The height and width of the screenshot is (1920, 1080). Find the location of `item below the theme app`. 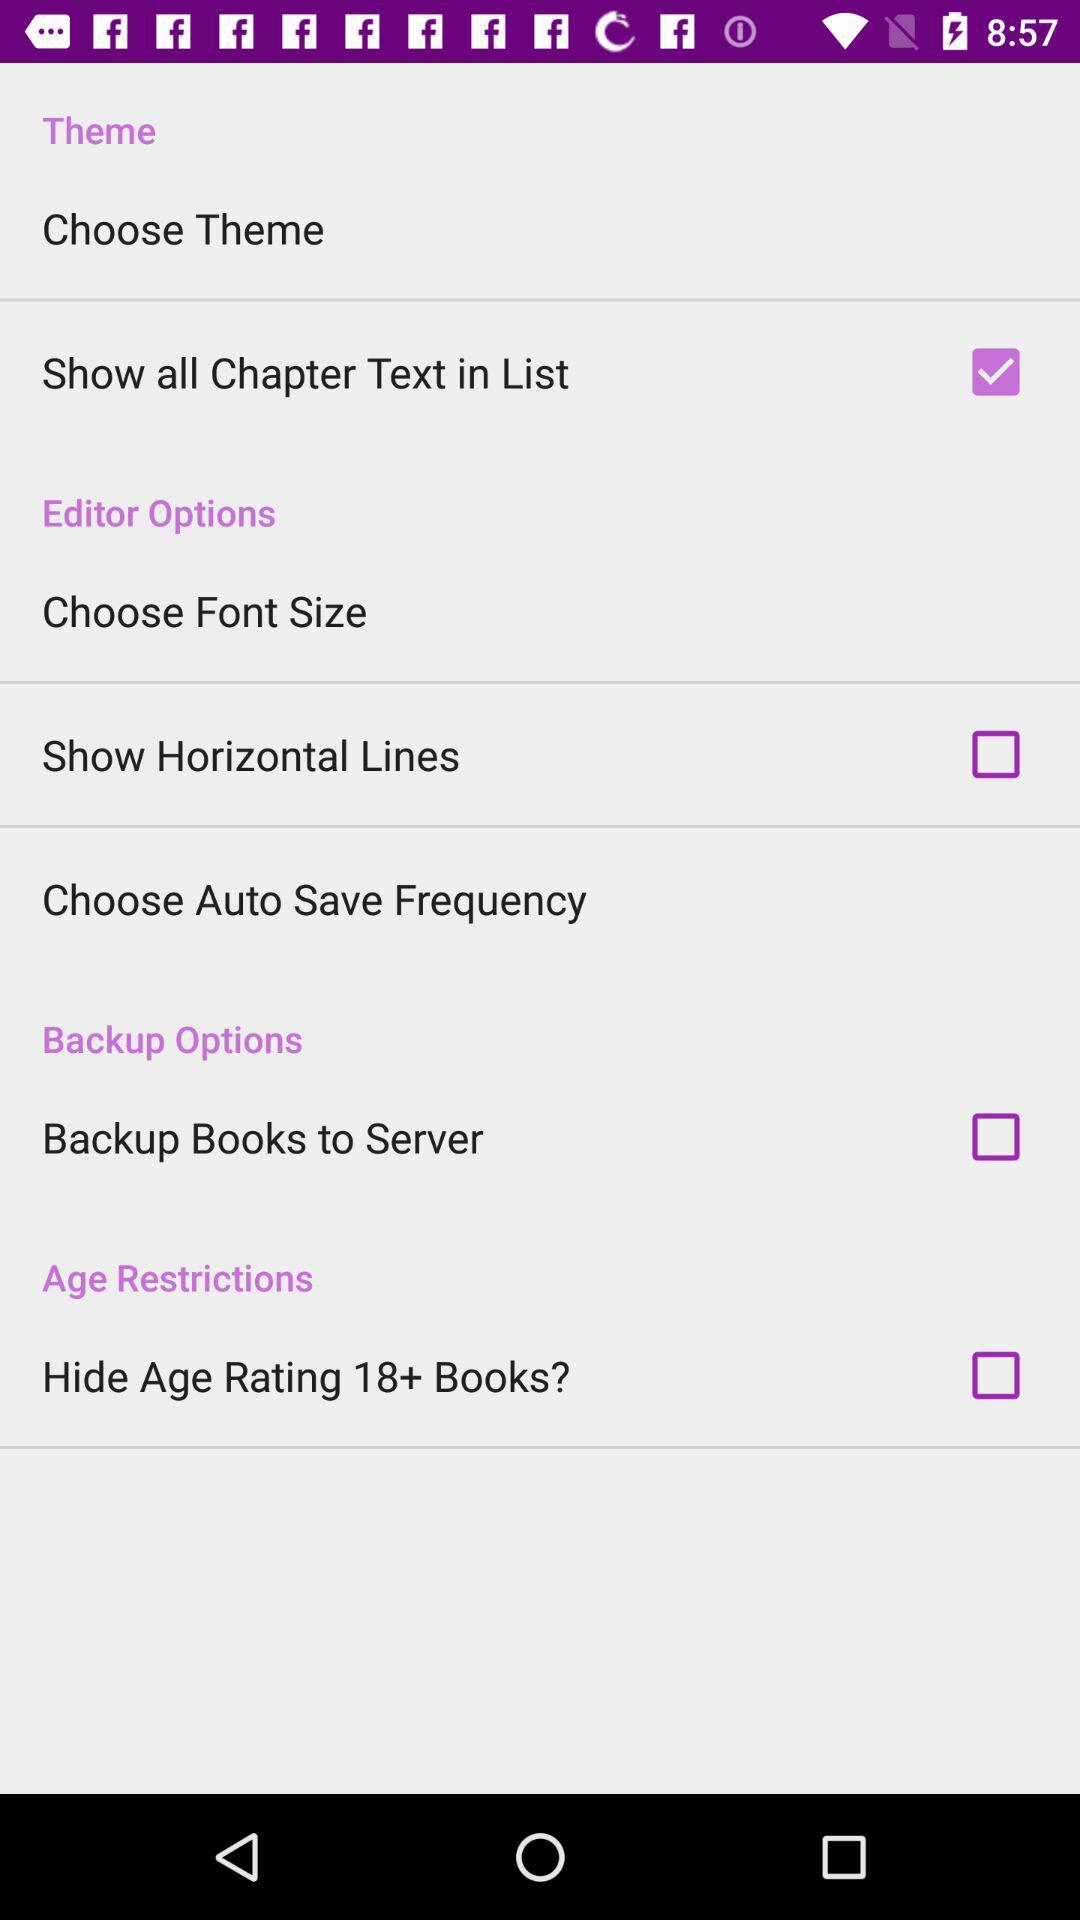

item below the theme app is located at coordinates (183, 228).